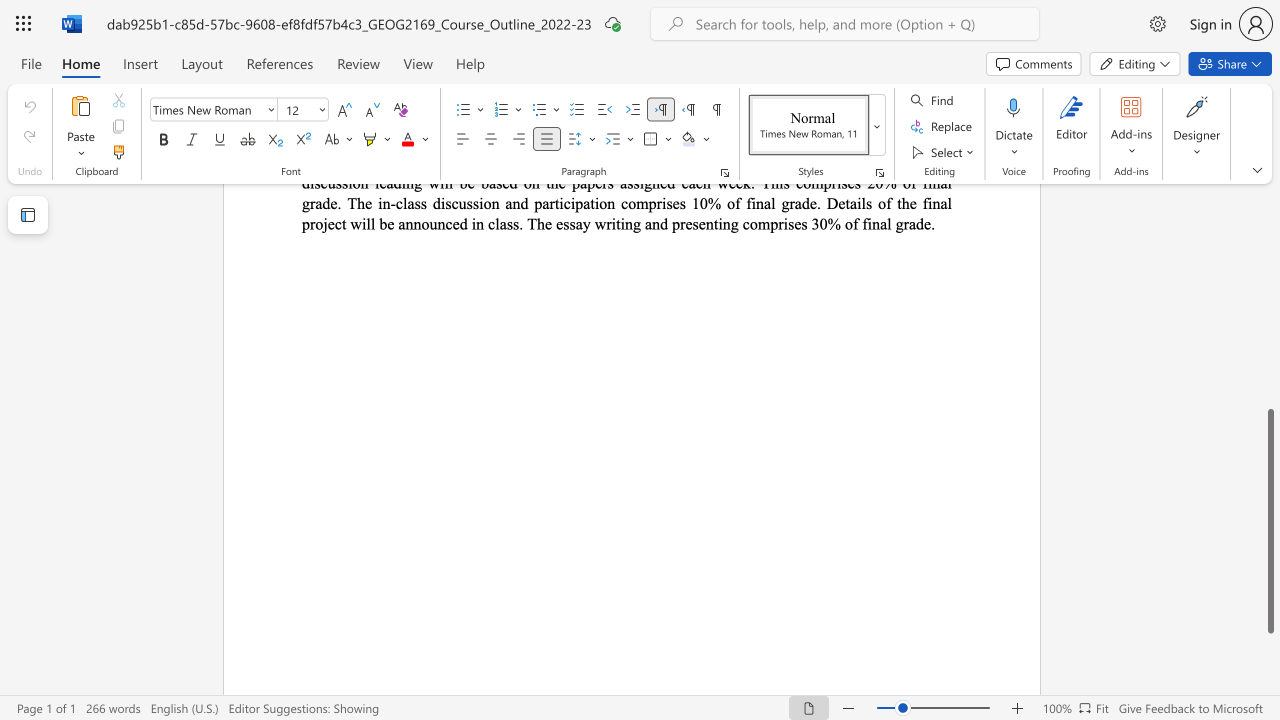 This screenshot has height=720, width=1280. Describe the element at coordinates (1269, 348) in the screenshot. I see `the scrollbar to move the page up` at that location.